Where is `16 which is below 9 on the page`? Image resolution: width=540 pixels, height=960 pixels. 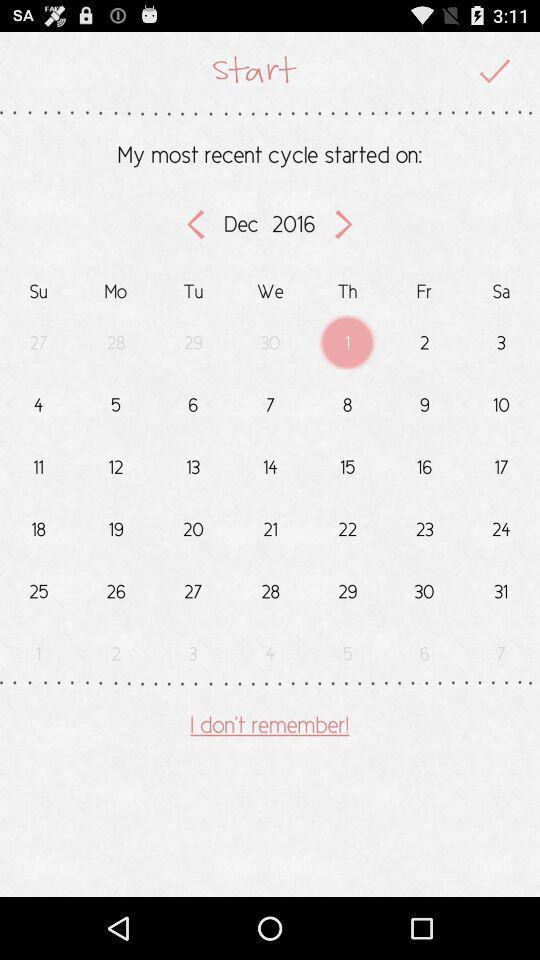 16 which is below 9 on the page is located at coordinates (423, 463).